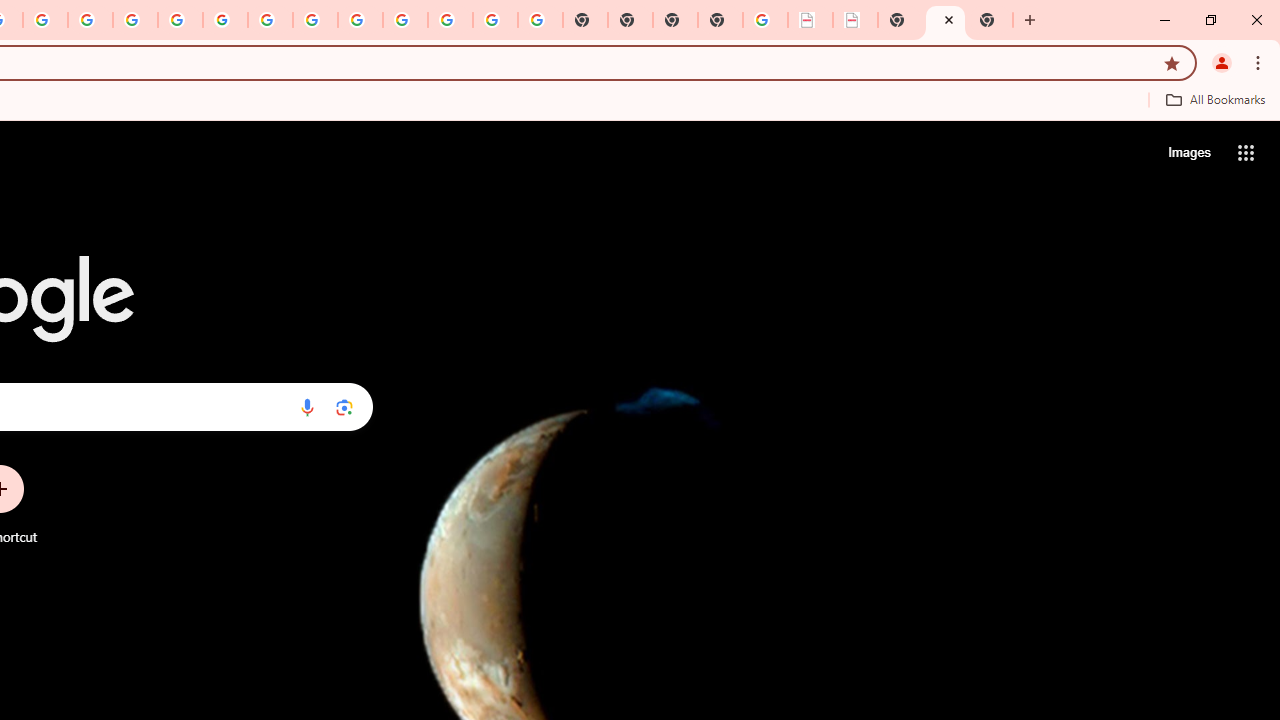 The image size is (1280, 720). Describe the element at coordinates (269, 20) in the screenshot. I see `'YouTube'` at that location.